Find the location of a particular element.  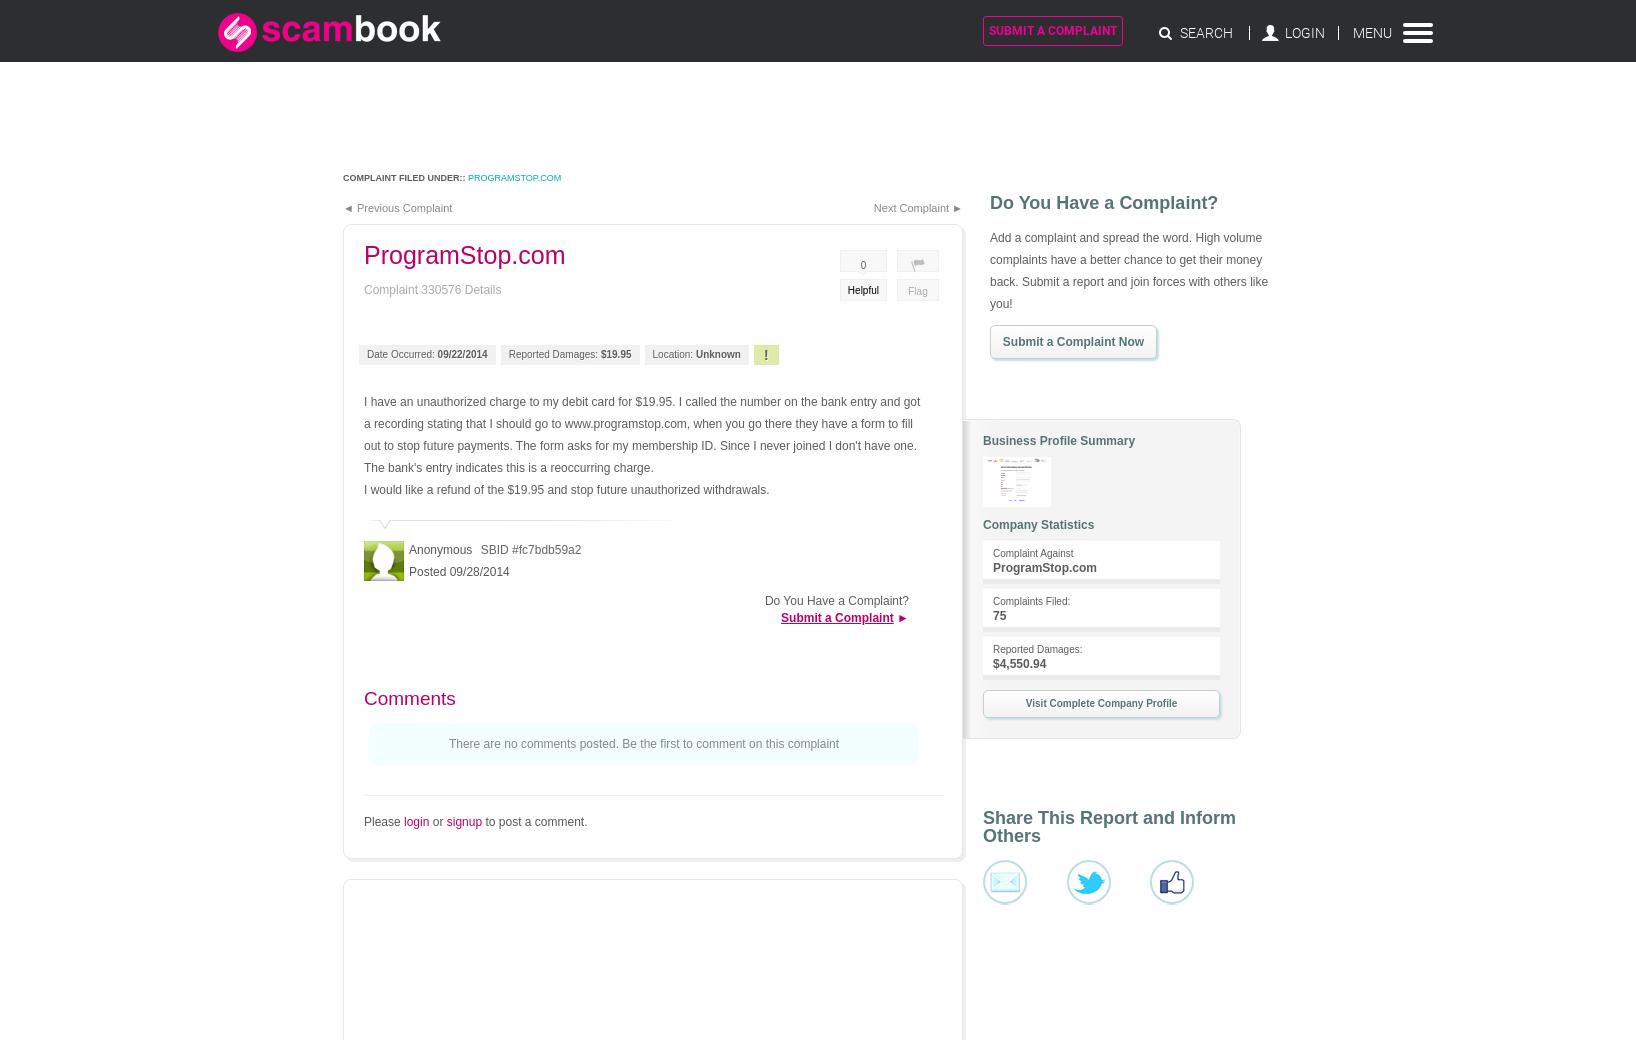

'Reported Damages:' is located at coordinates (1037, 648).